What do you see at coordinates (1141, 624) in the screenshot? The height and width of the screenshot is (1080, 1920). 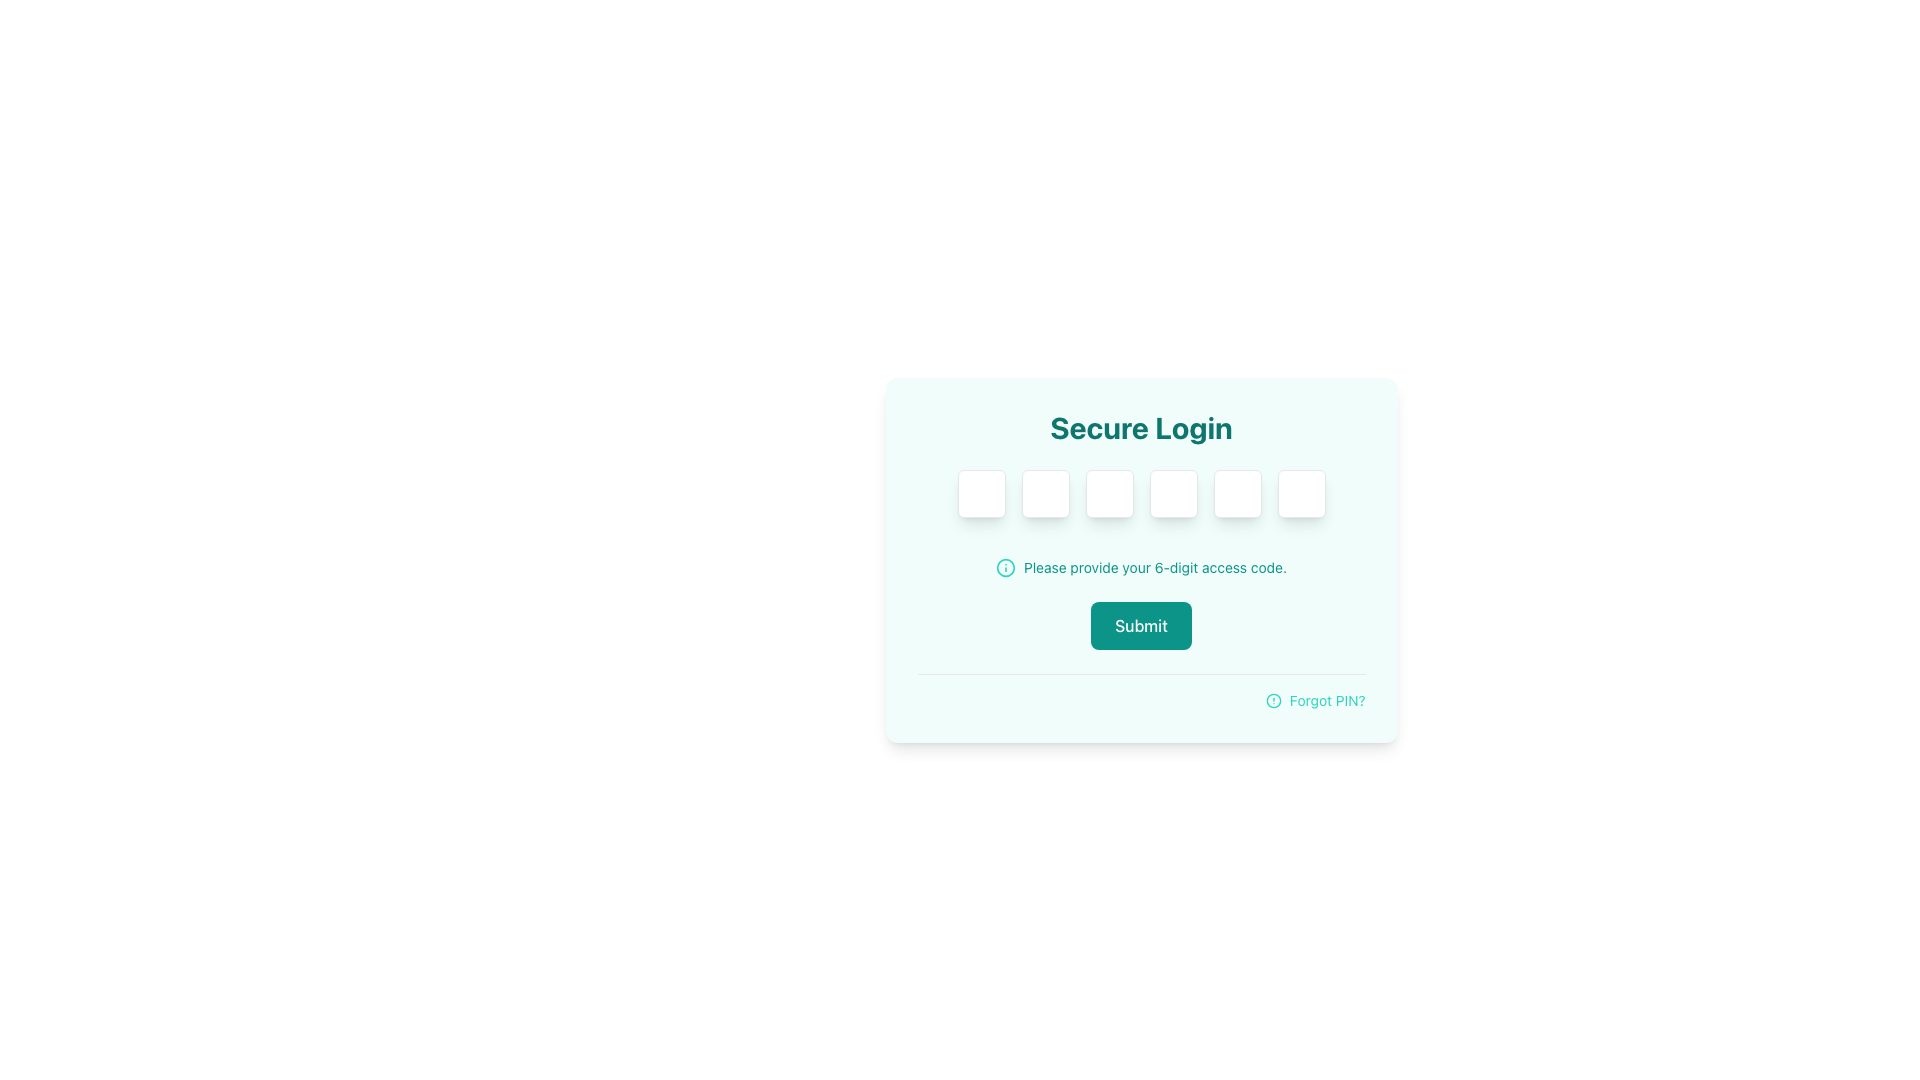 I see `the 'Submit' button with a teal background and white text located within the 'Secure Login' form` at bounding box center [1141, 624].